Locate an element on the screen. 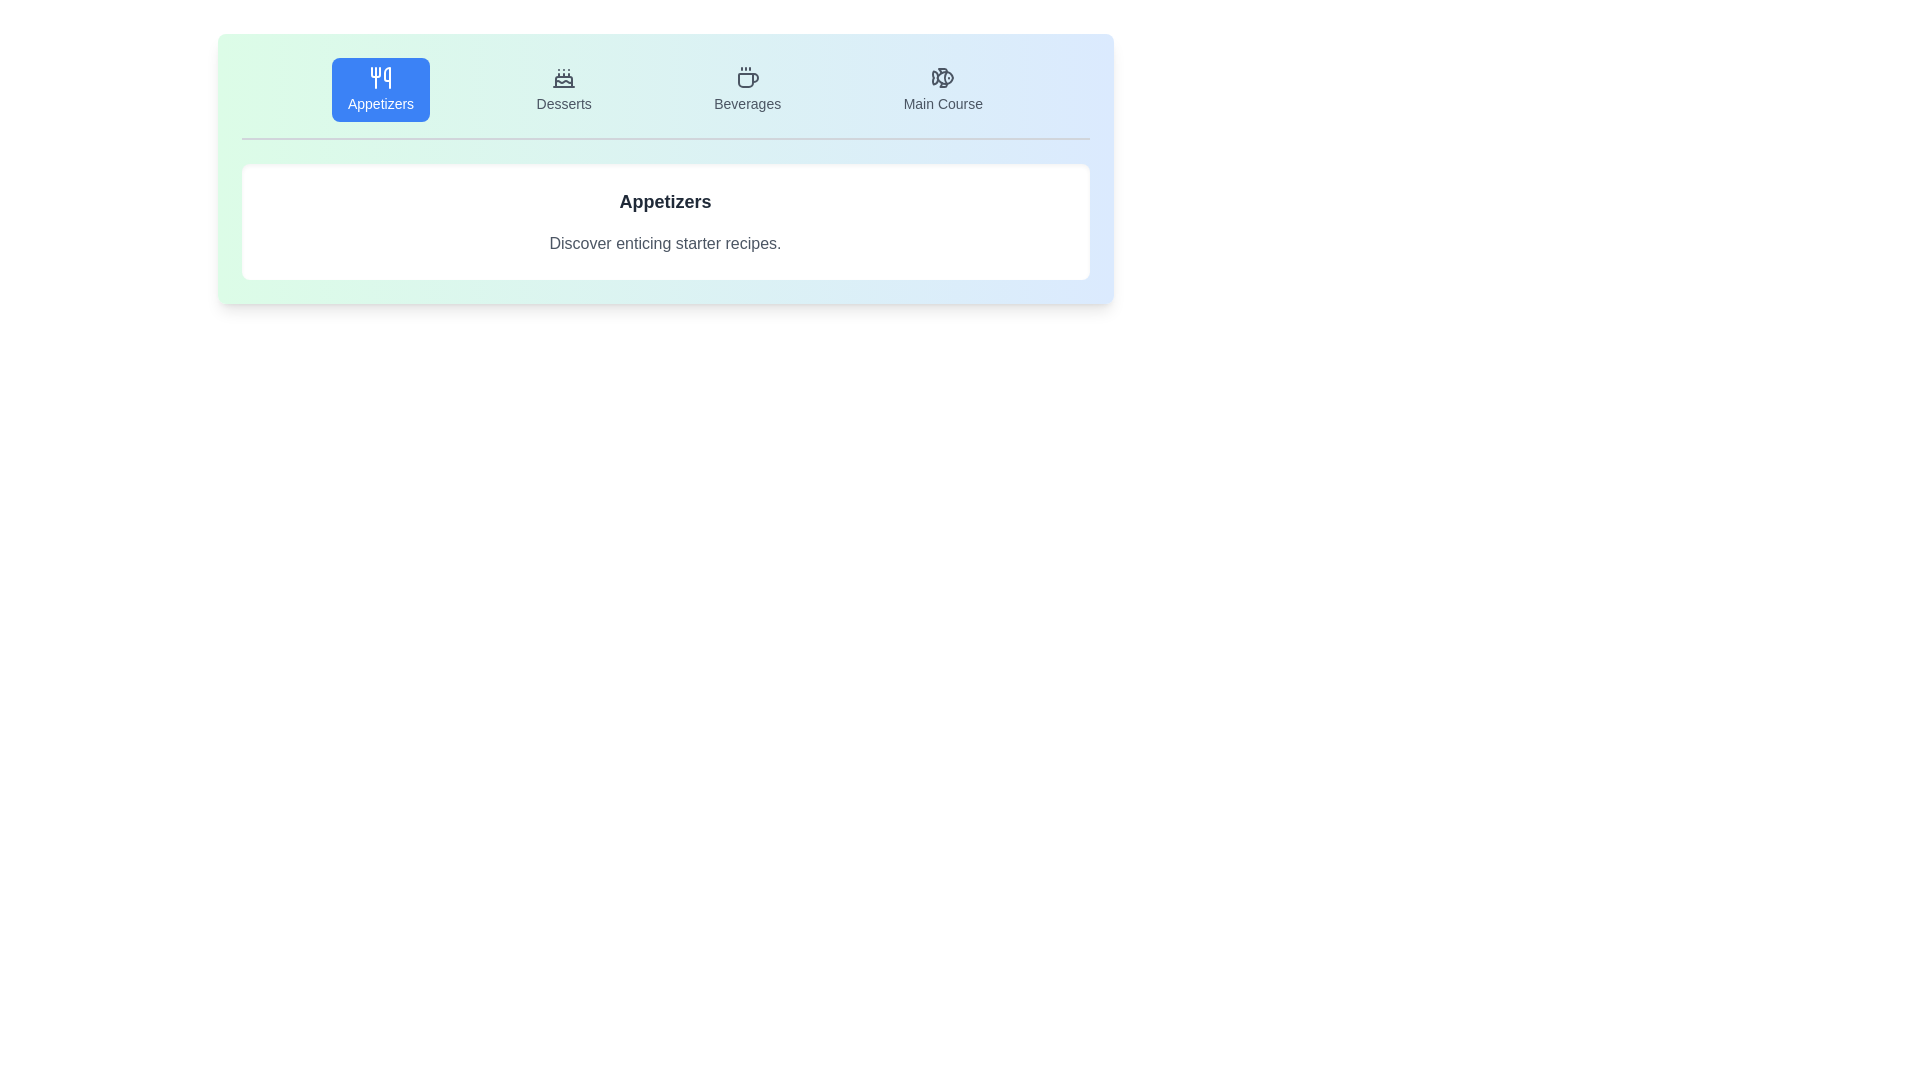  the Beverages tab by clicking on its button is located at coordinates (746, 88).